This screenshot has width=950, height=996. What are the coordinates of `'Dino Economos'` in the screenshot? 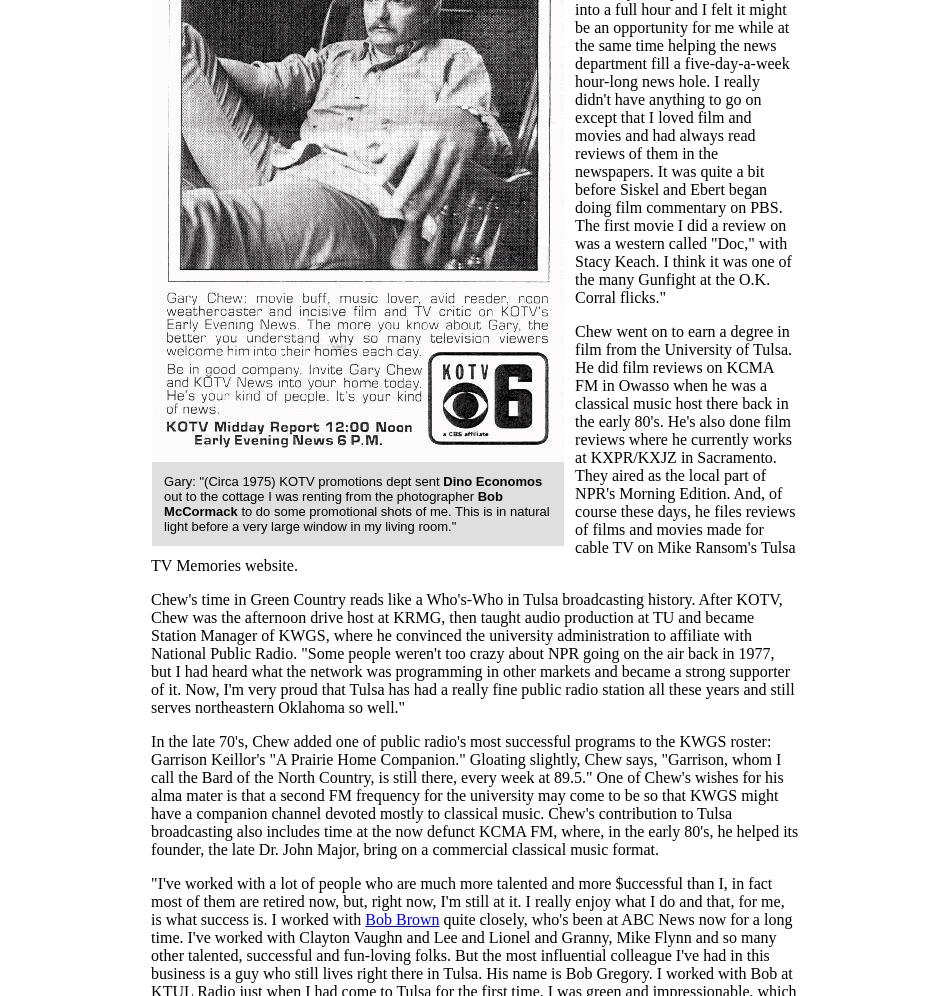 It's located at (492, 480).